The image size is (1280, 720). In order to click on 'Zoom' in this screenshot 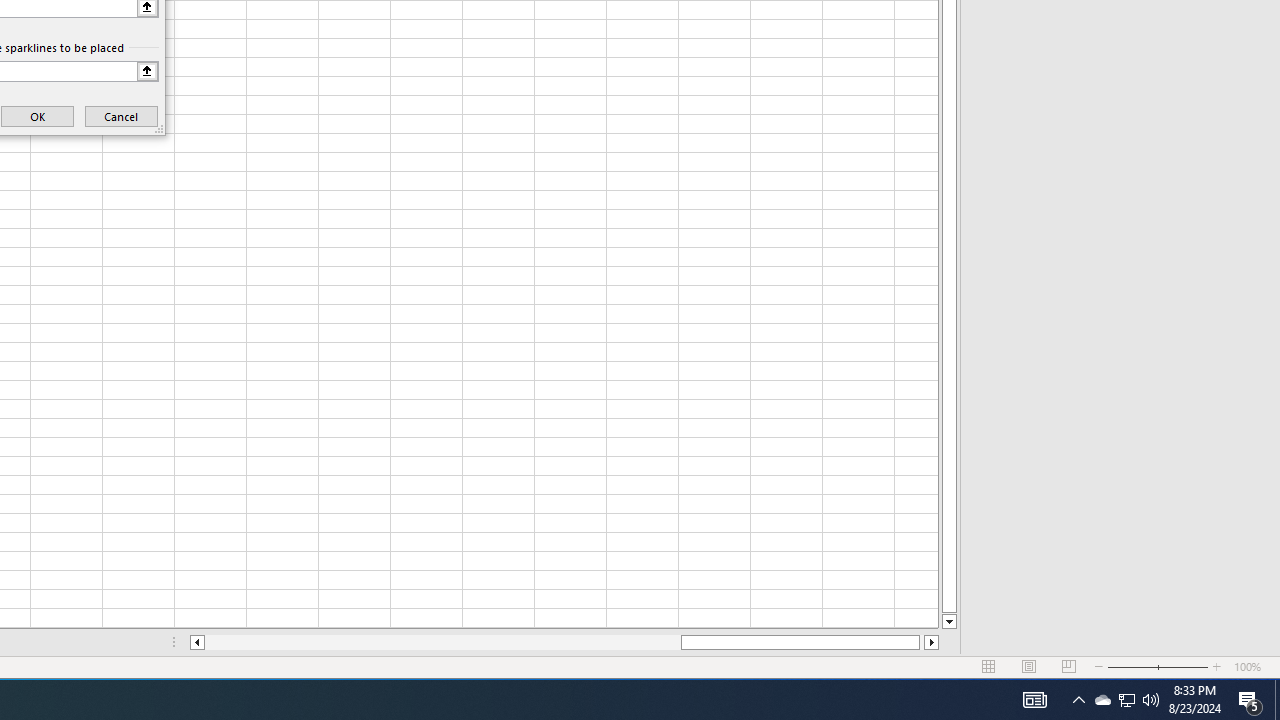, I will do `click(1158, 667)`.